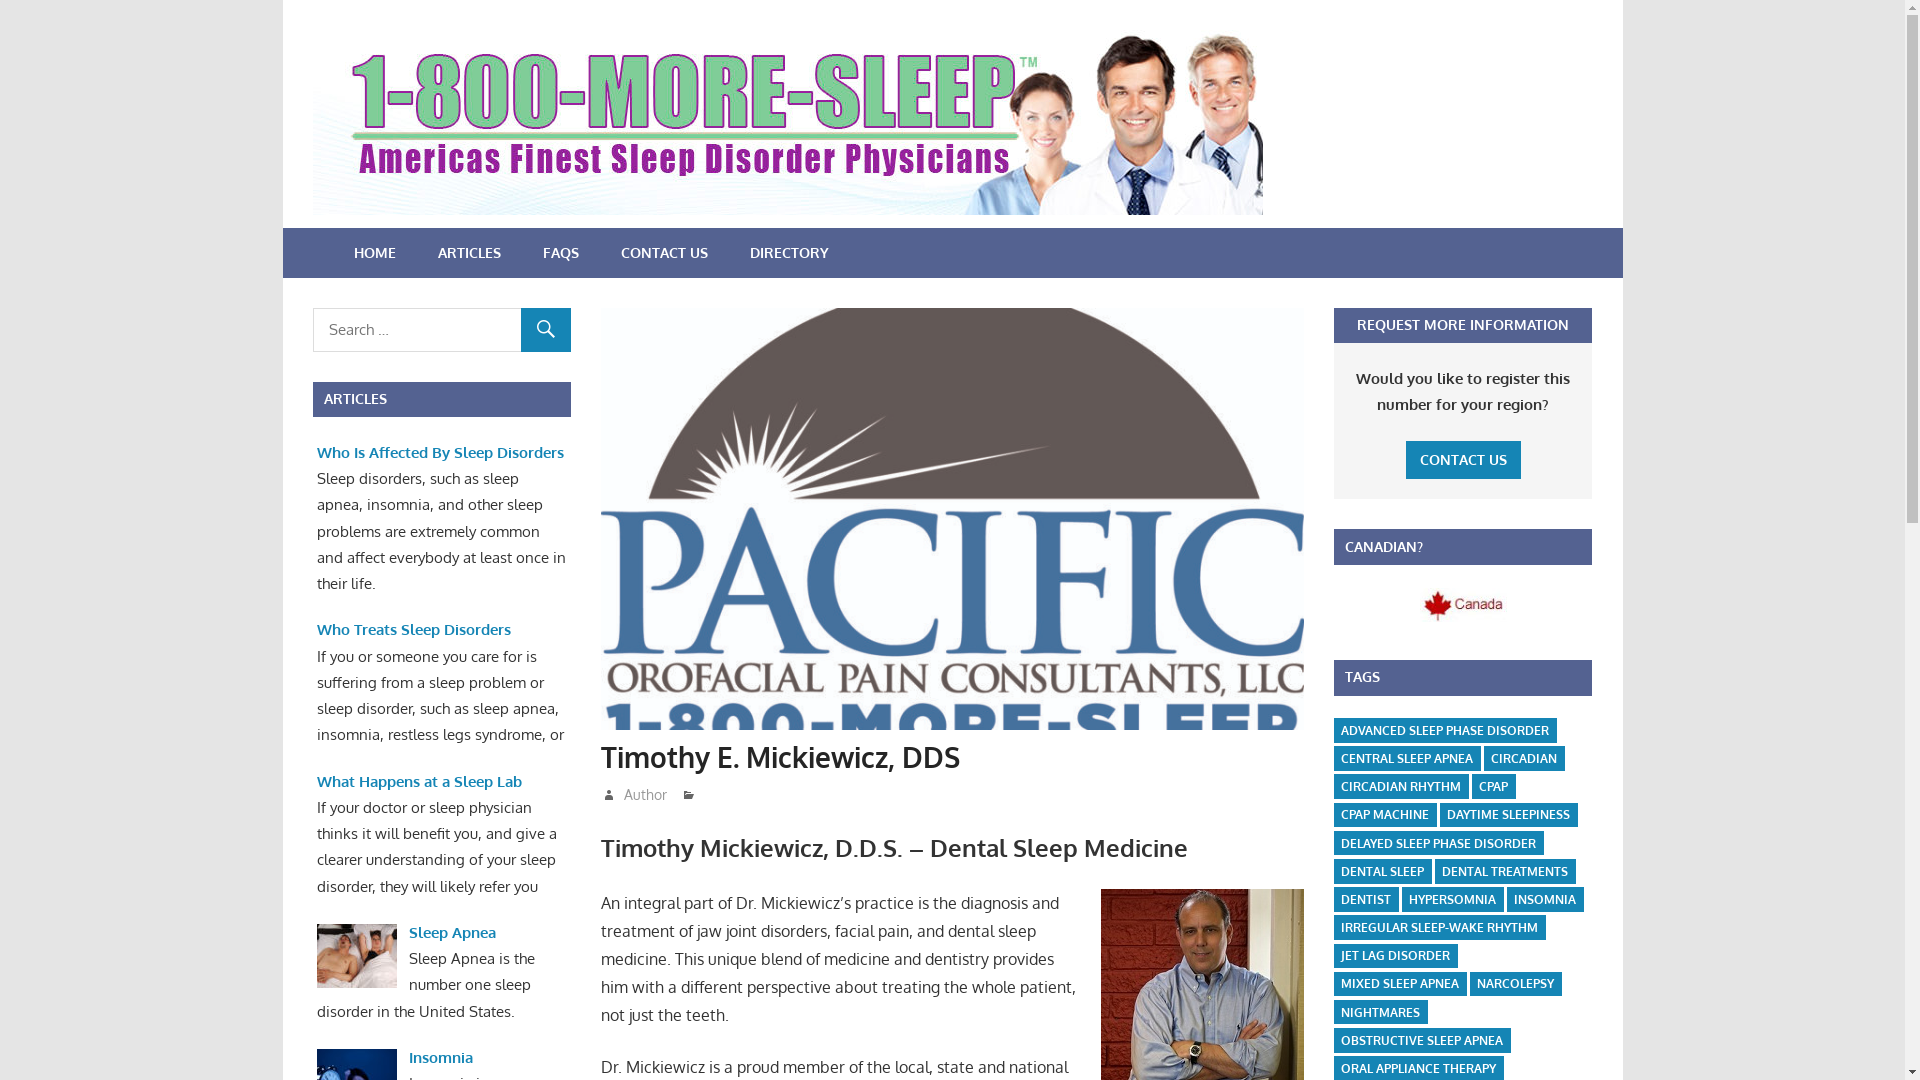  I want to click on 'Search for:', so click(440, 329).